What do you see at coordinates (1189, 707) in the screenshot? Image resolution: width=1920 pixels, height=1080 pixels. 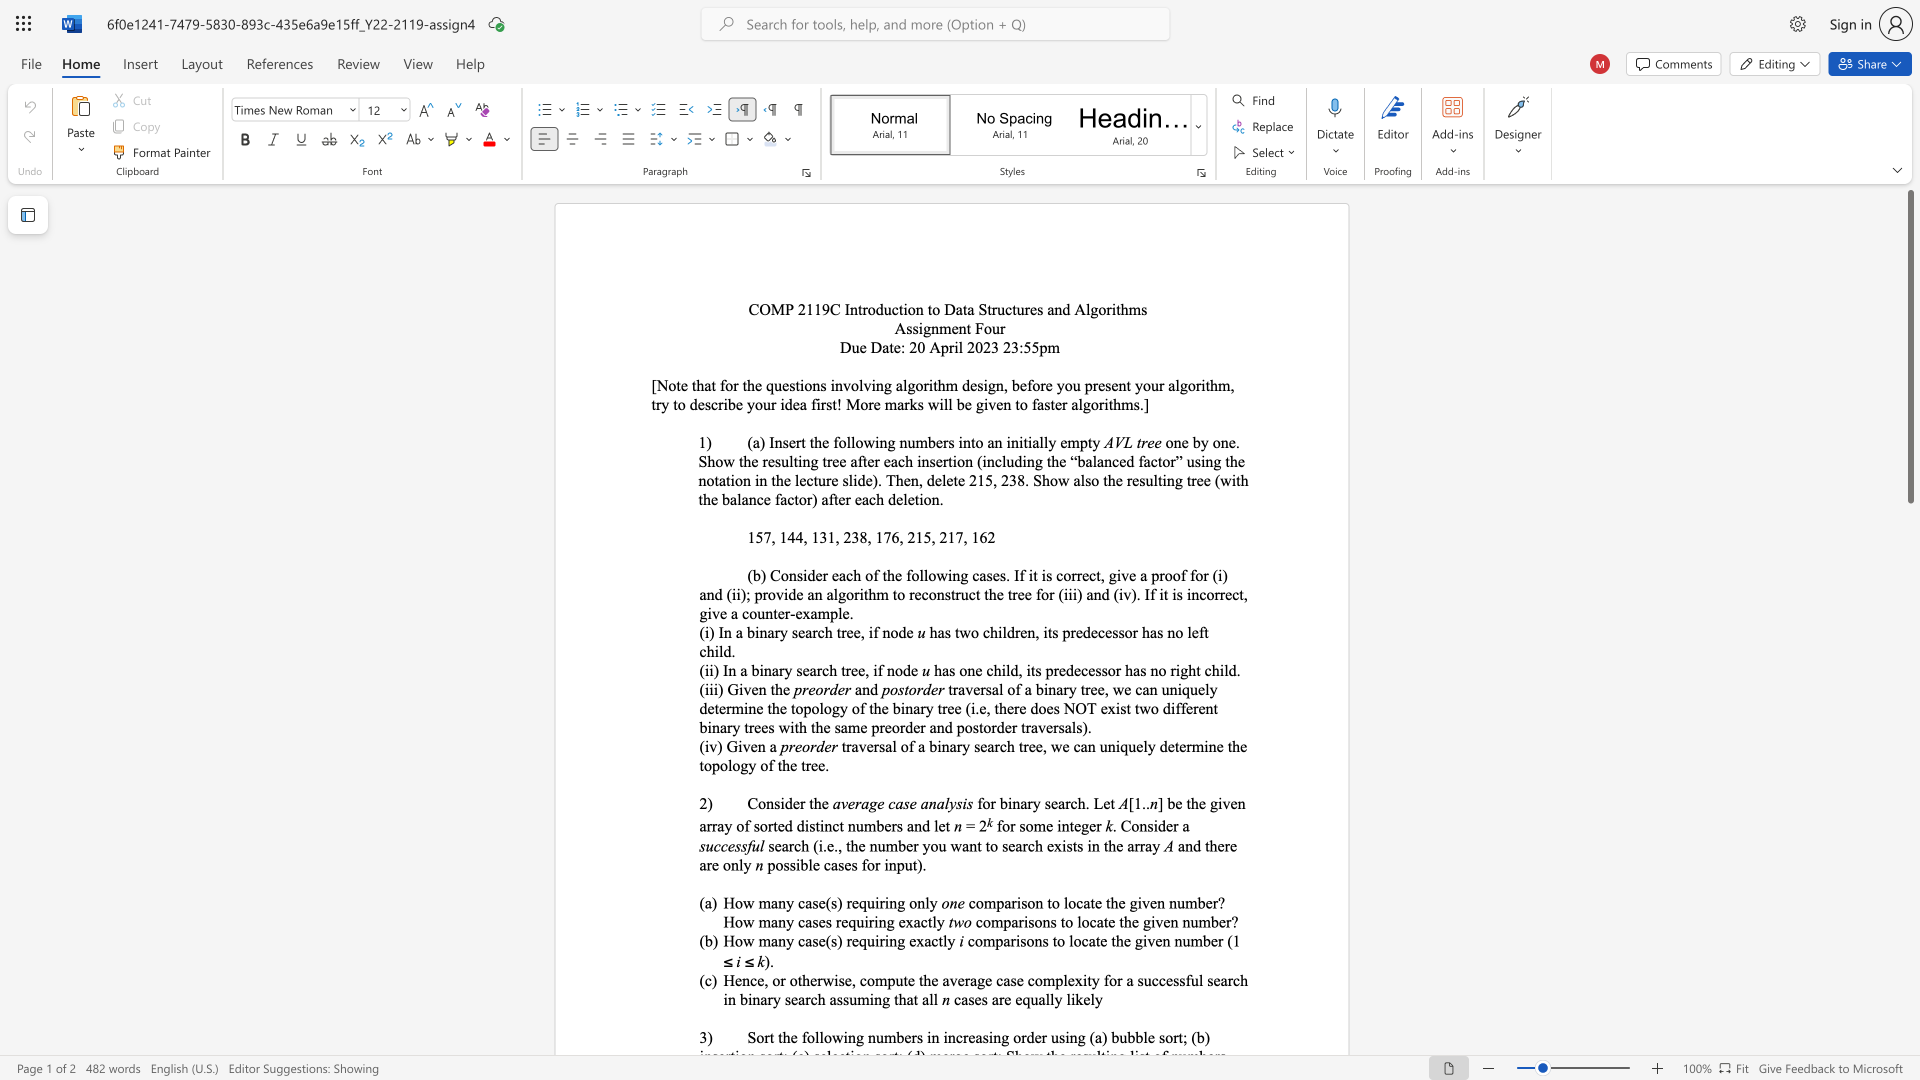 I see `the 18th character "e" in the text` at bounding box center [1189, 707].